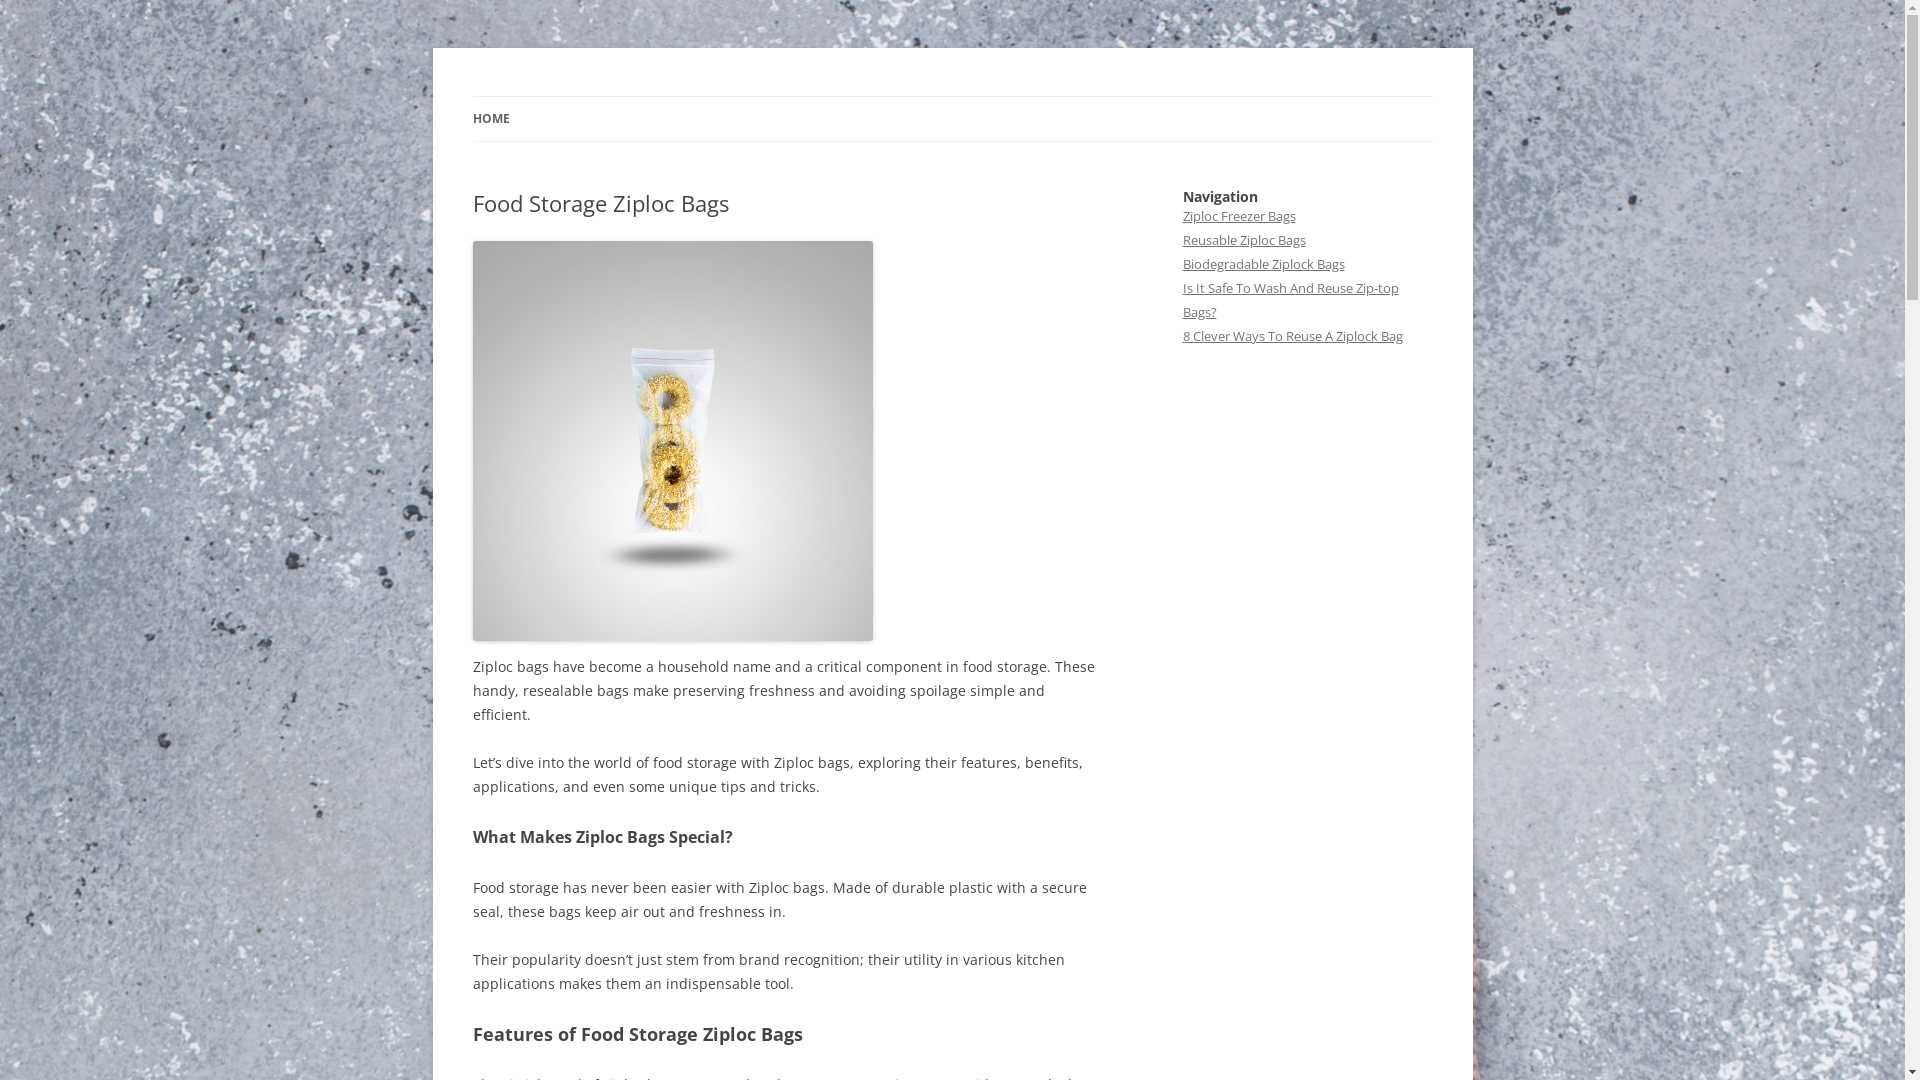  What do you see at coordinates (1181, 238) in the screenshot?
I see `'Reusable Ziploc Bags'` at bounding box center [1181, 238].